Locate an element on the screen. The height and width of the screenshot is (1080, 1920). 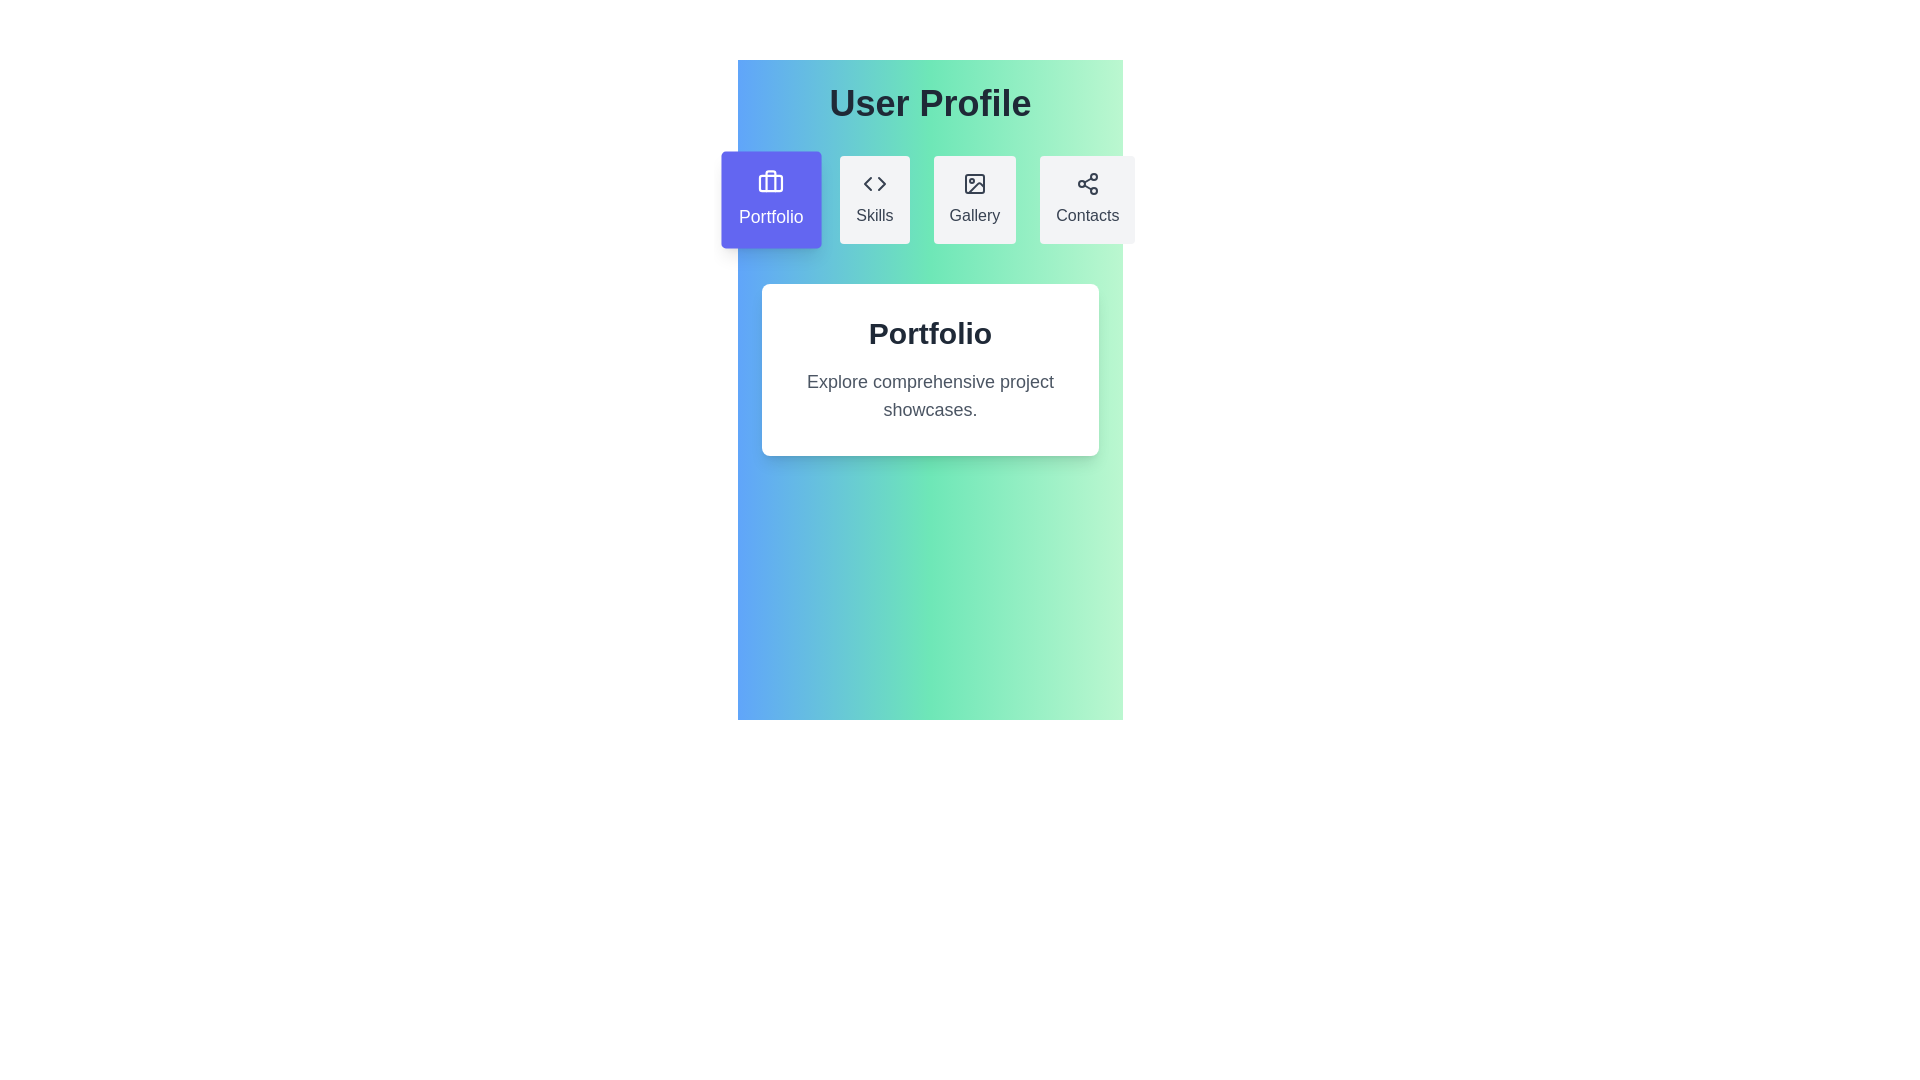
the tab labeled Contacts to see its hover effect is located at coordinates (1086, 200).